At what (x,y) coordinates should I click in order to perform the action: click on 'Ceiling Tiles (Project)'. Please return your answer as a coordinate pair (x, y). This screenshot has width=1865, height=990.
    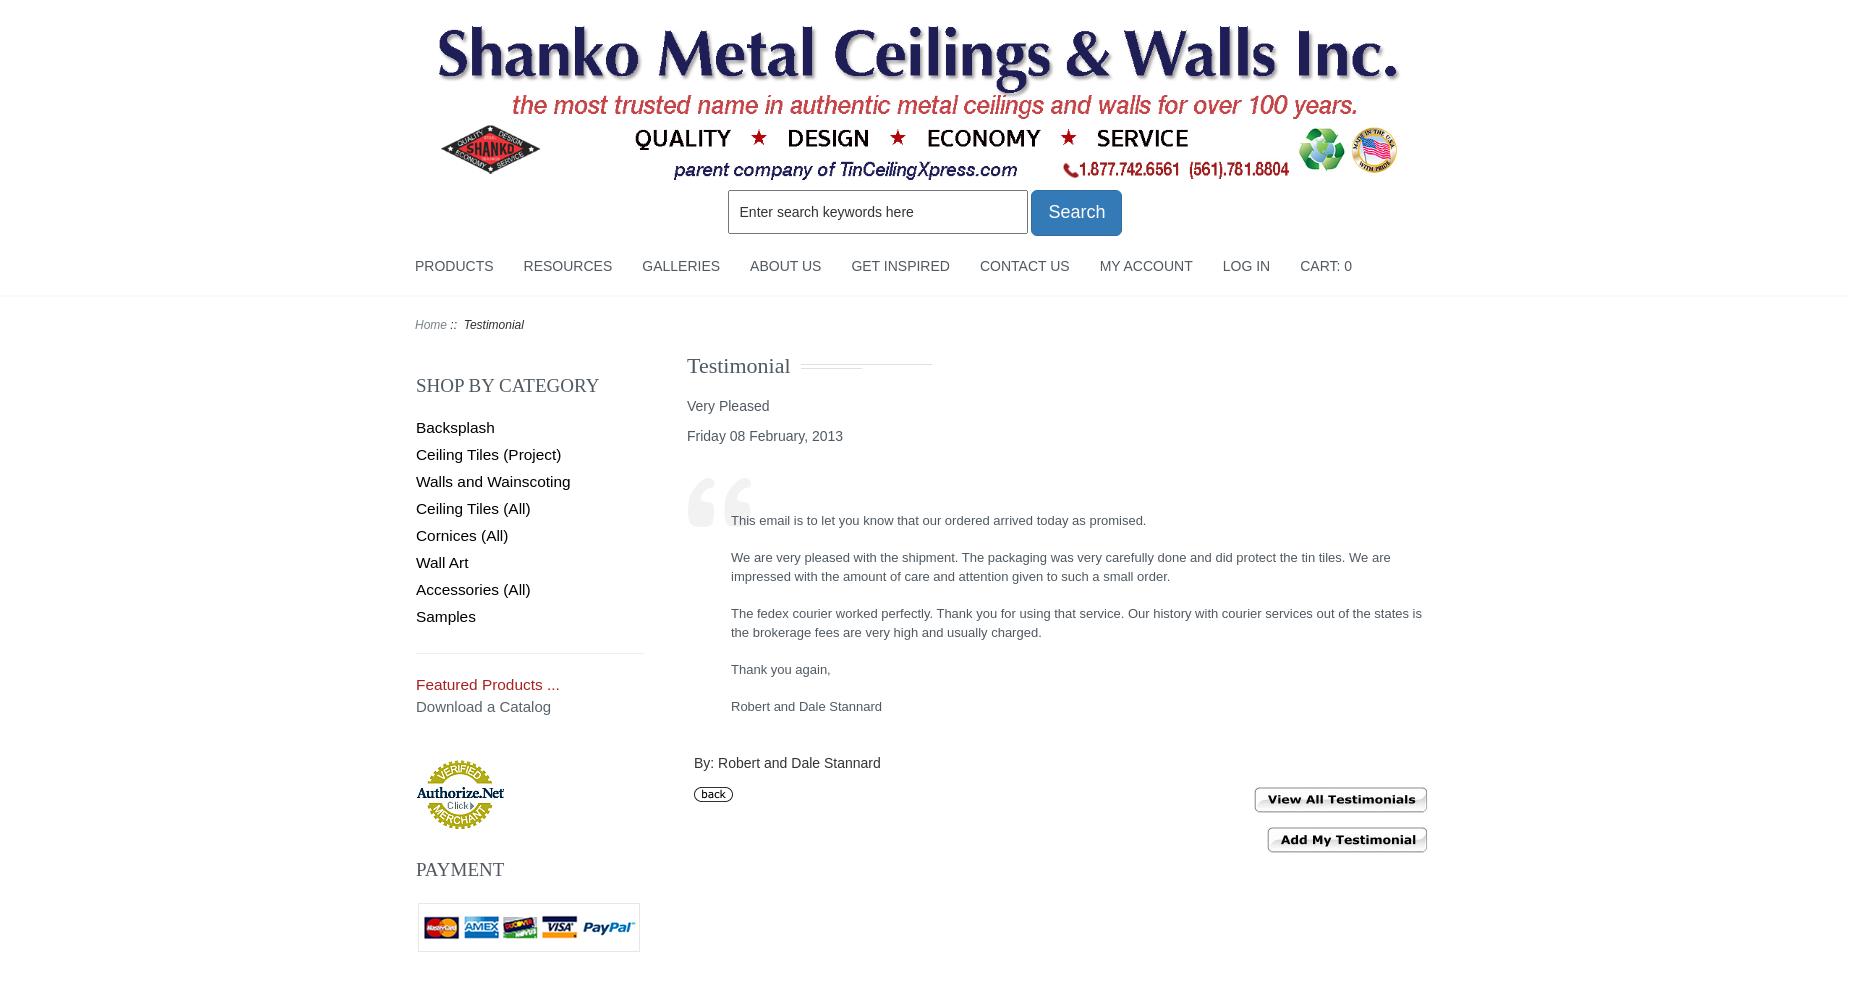
    Looking at the image, I should click on (487, 453).